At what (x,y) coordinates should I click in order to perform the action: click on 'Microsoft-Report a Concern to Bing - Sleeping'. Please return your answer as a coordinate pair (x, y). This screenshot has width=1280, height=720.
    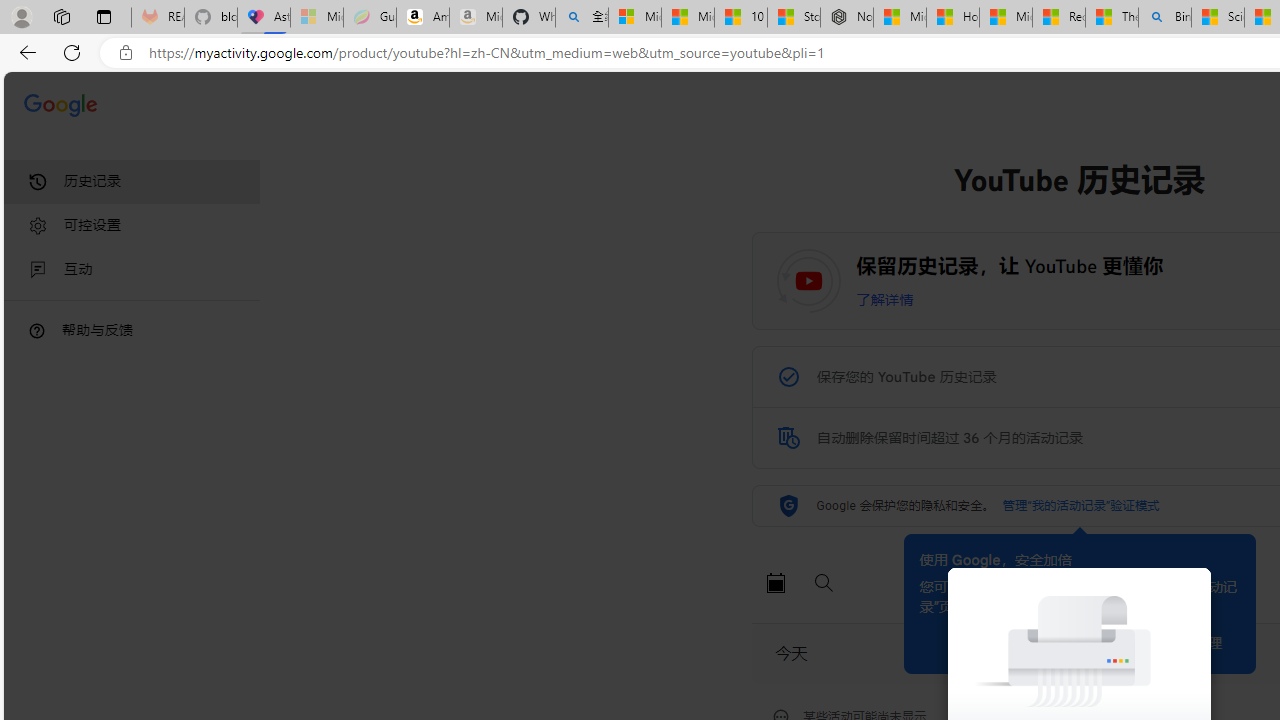
    Looking at the image, I should click on (315, 17).